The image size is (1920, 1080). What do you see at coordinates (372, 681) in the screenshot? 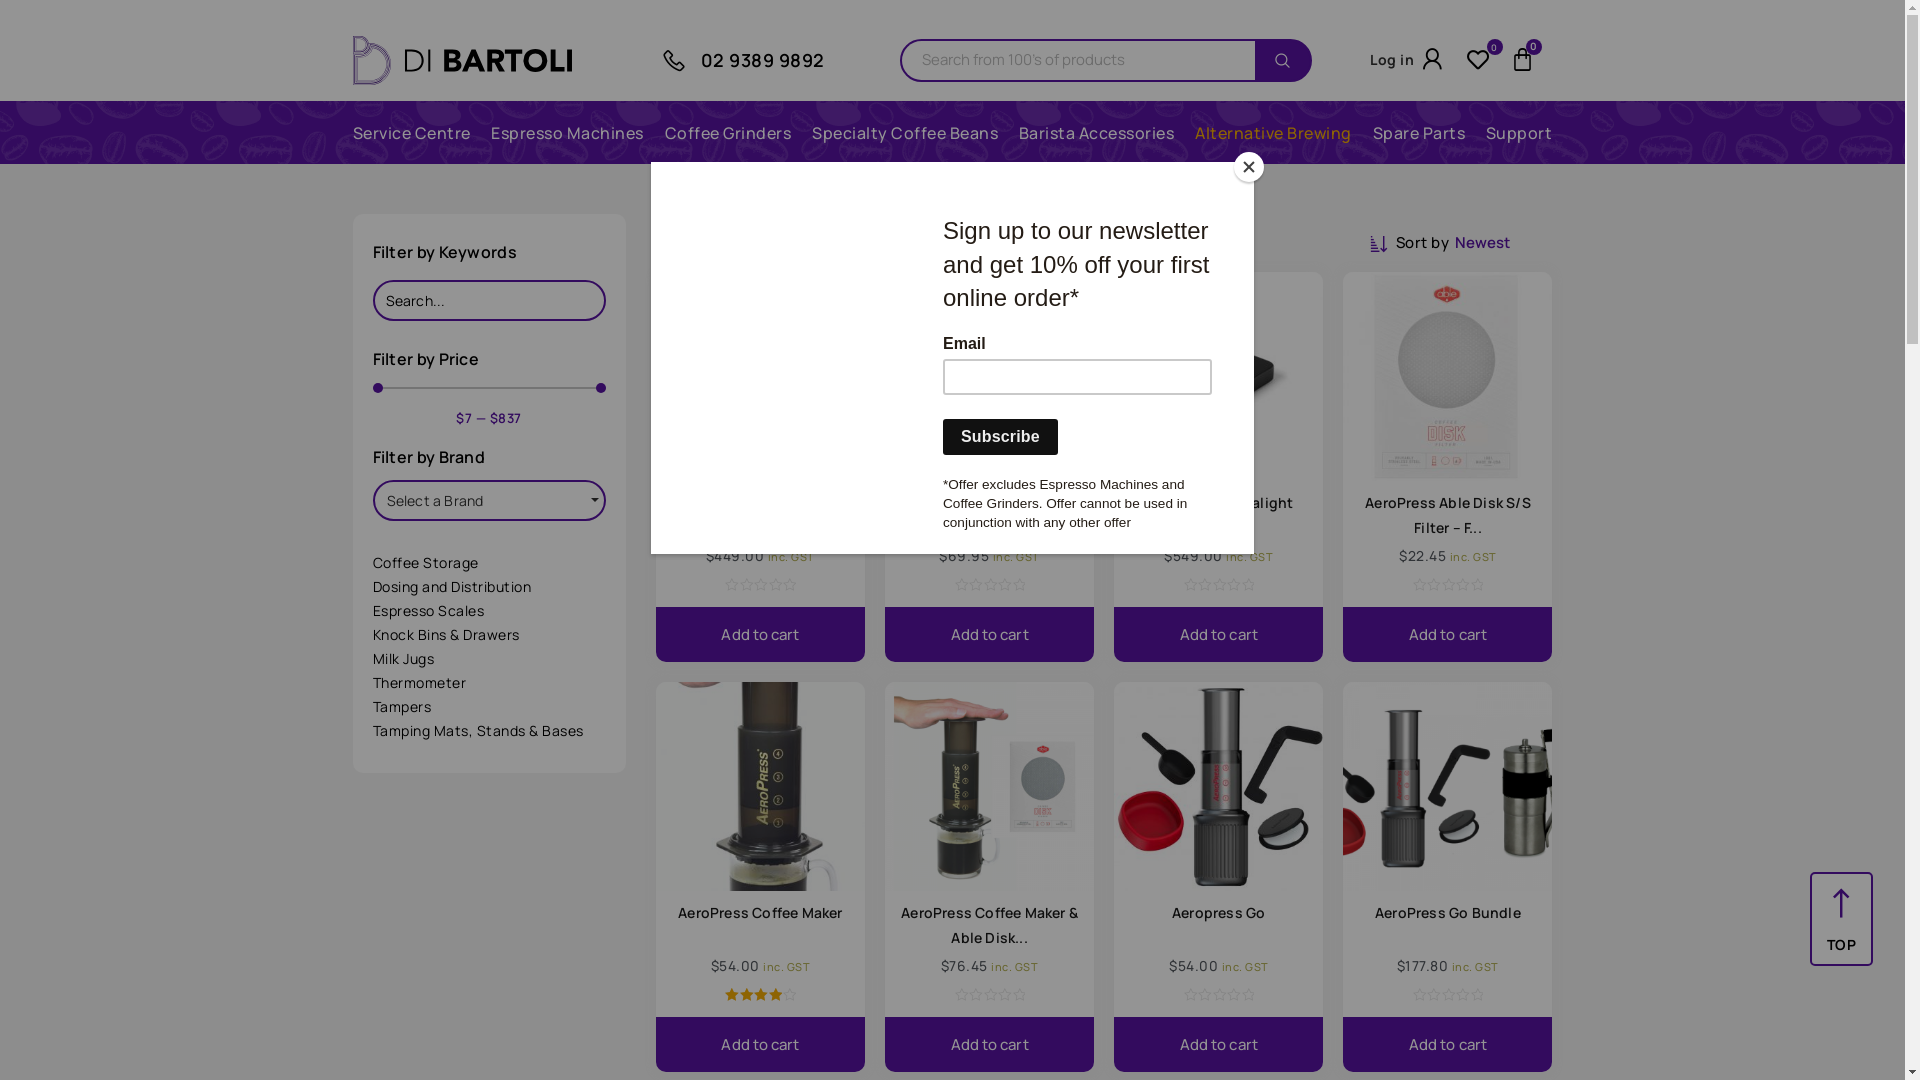
I see `'Thermometer'` at bounding box center [372, 681].